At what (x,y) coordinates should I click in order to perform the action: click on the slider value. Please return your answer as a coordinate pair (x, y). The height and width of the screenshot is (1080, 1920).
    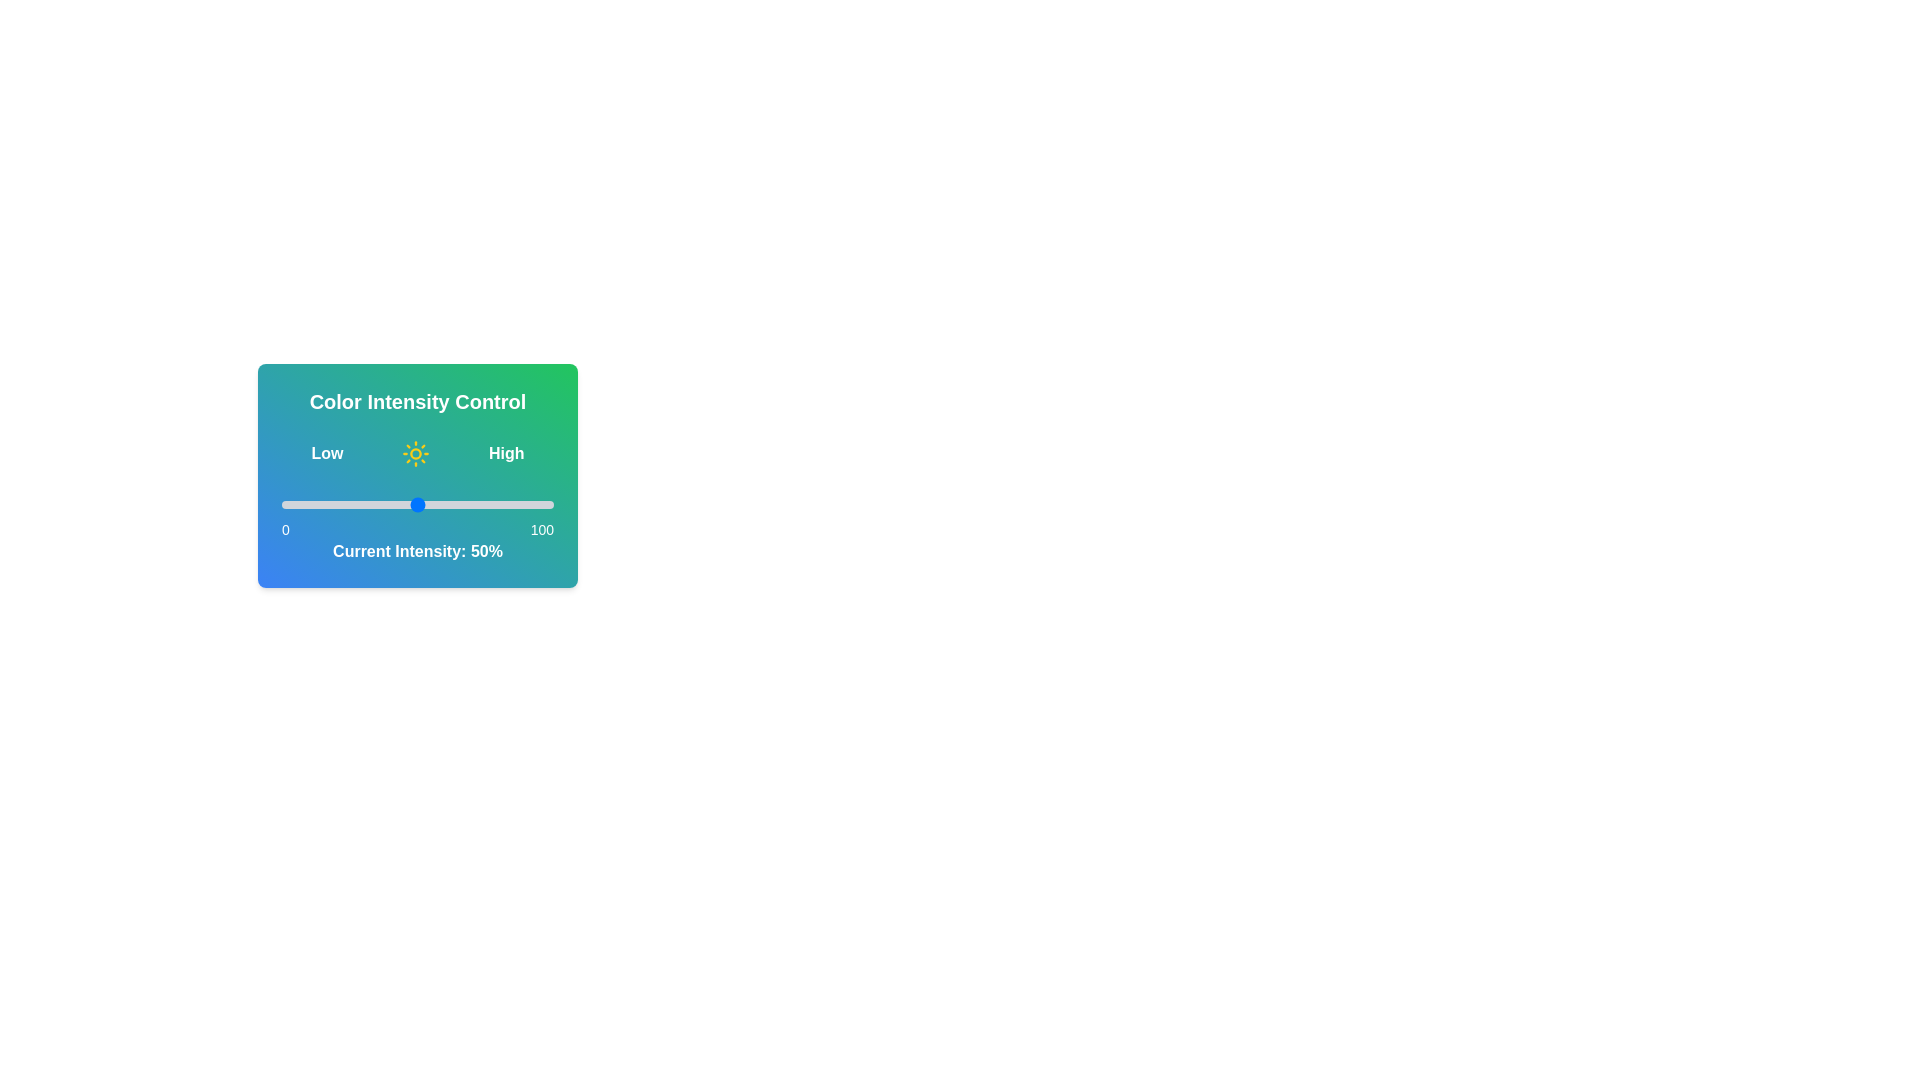
    Looking at the image, I should click on (369, 504).